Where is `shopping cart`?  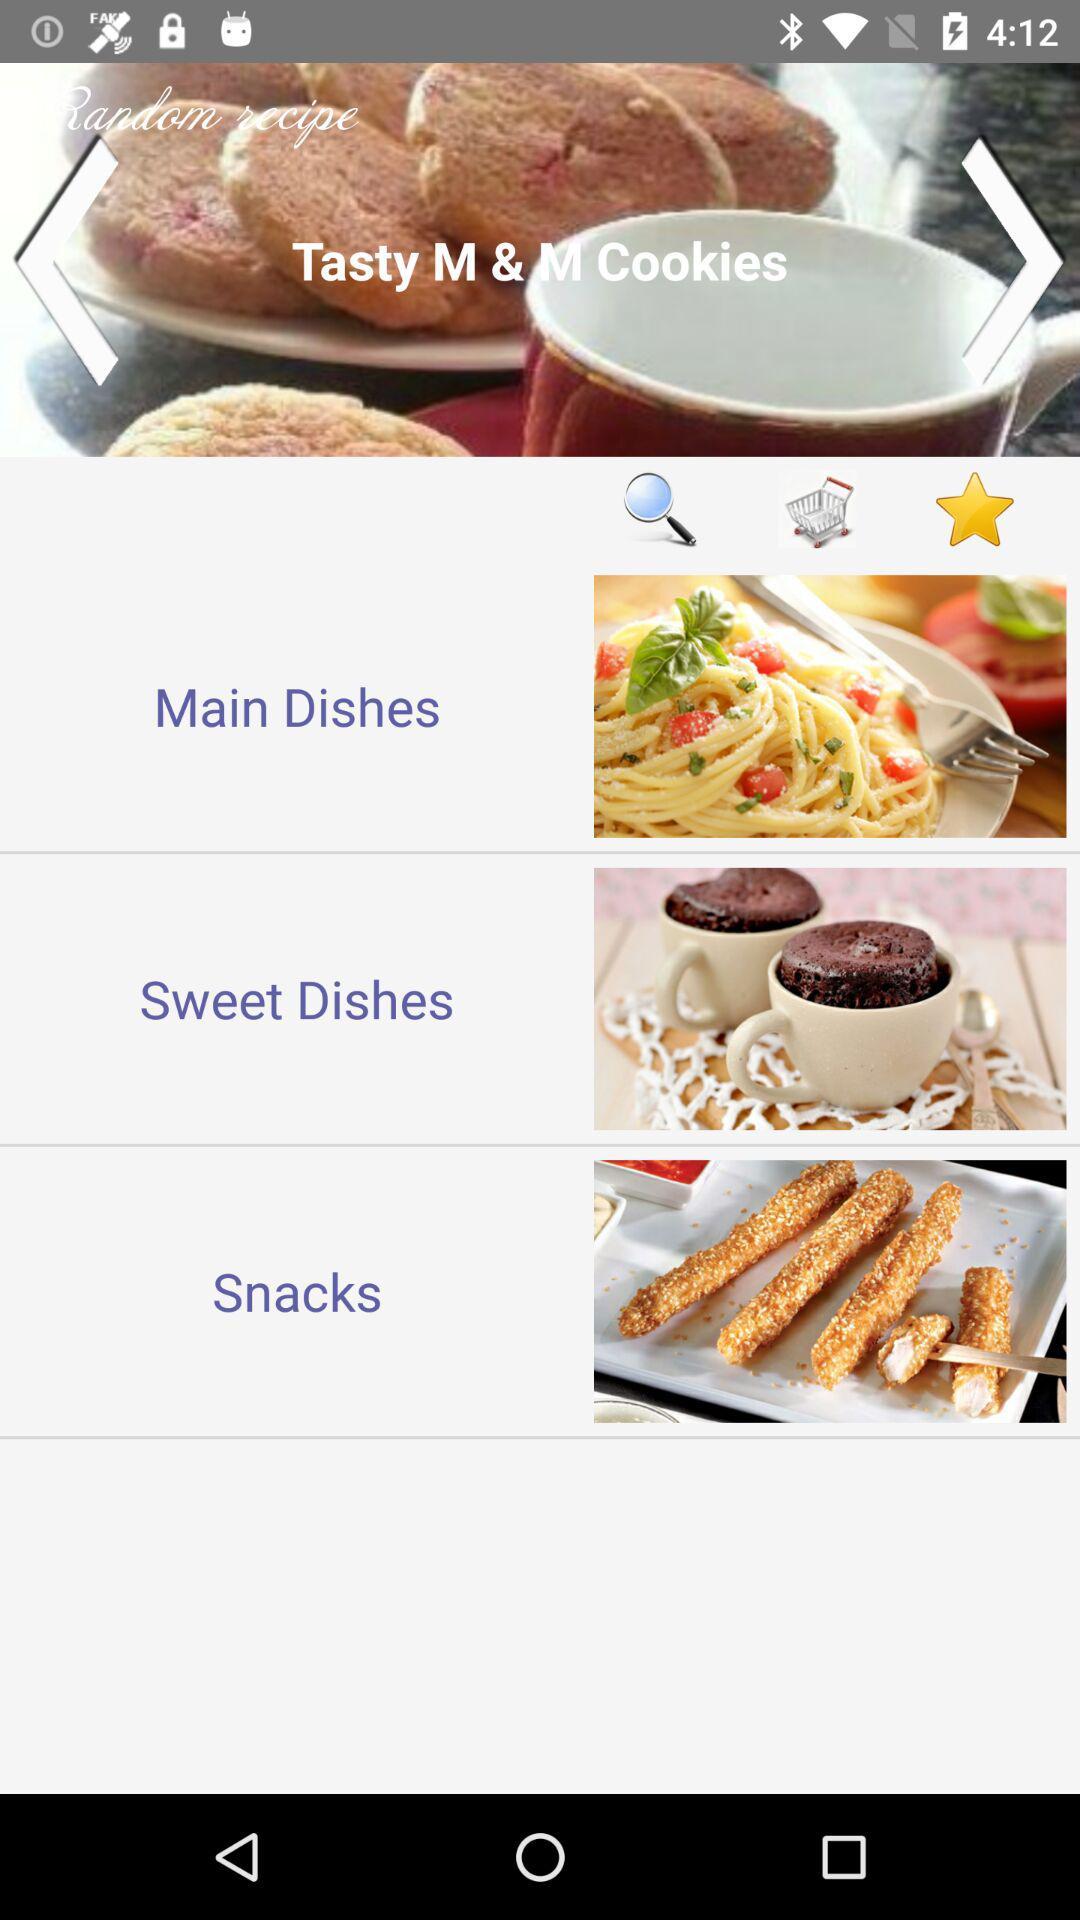 shopping cart is located at coordinates (817, 509).